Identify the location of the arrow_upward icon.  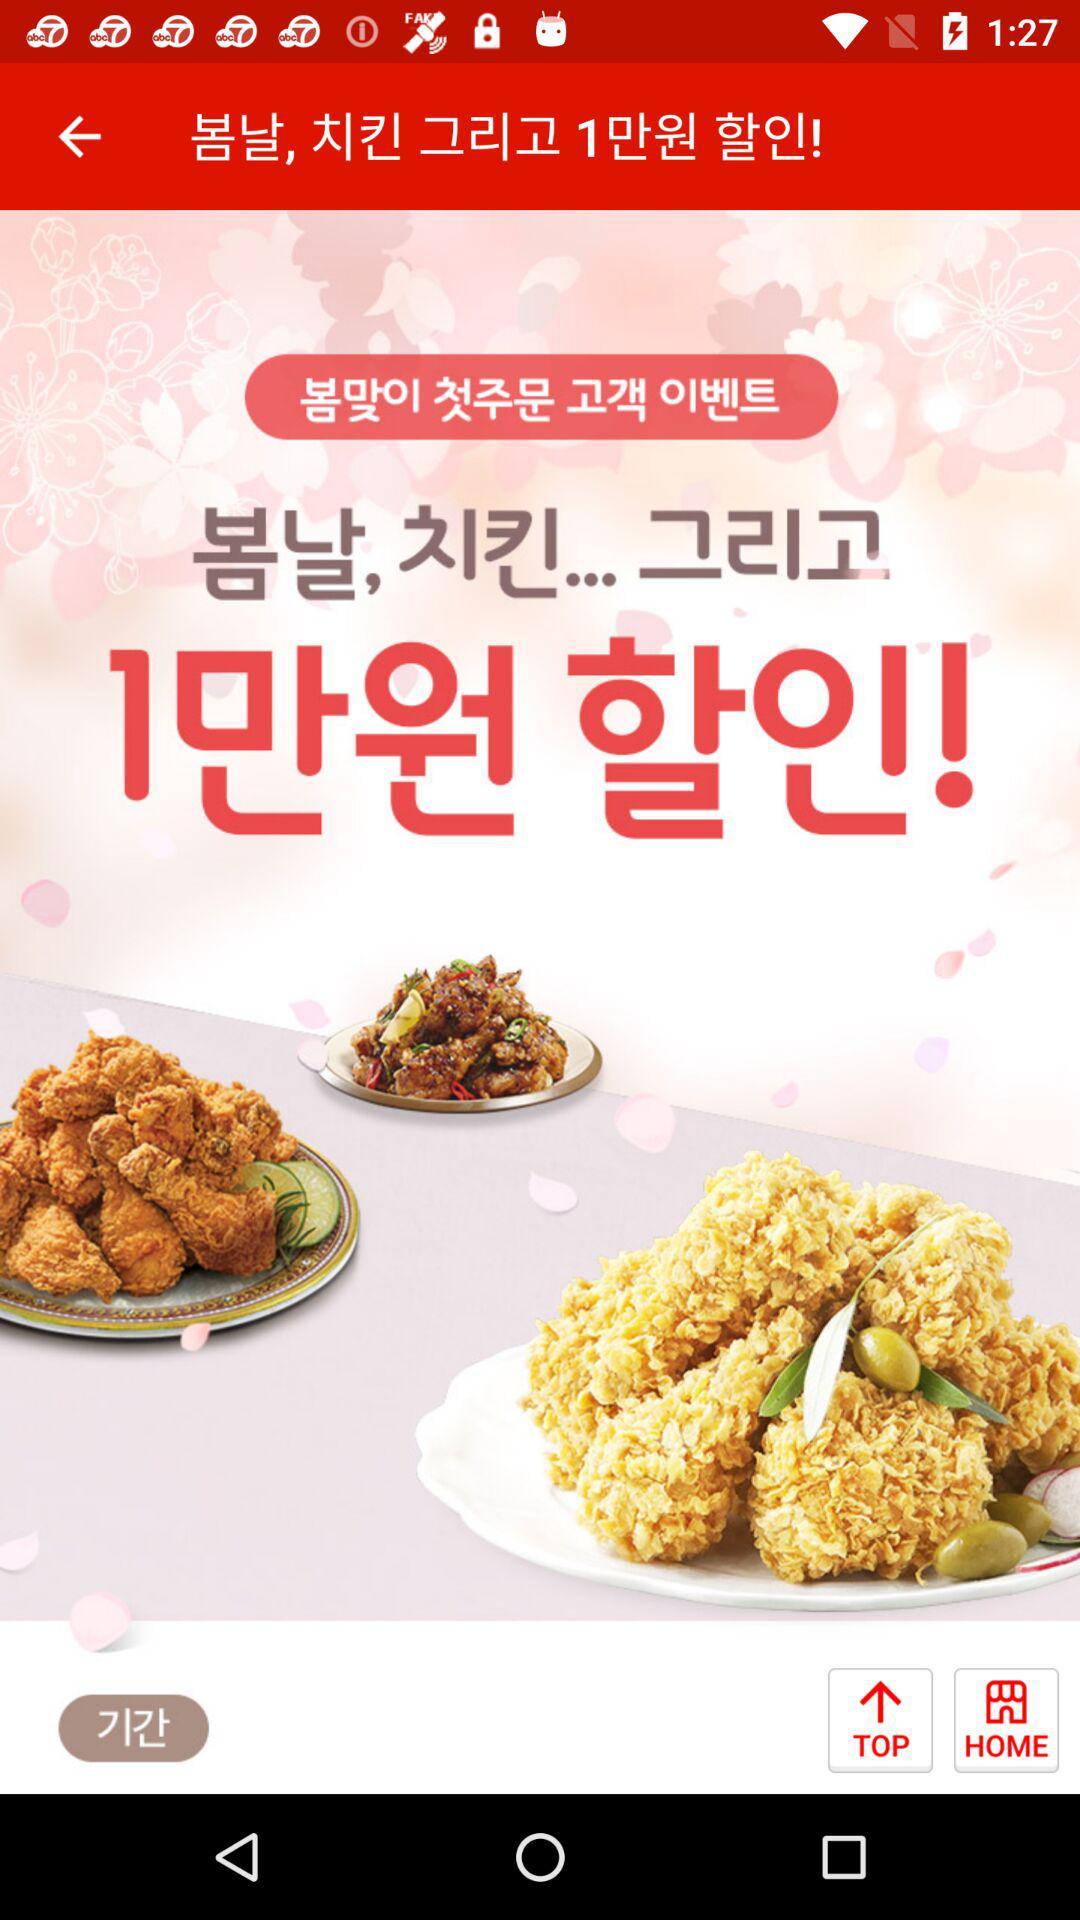
(890, 1730).